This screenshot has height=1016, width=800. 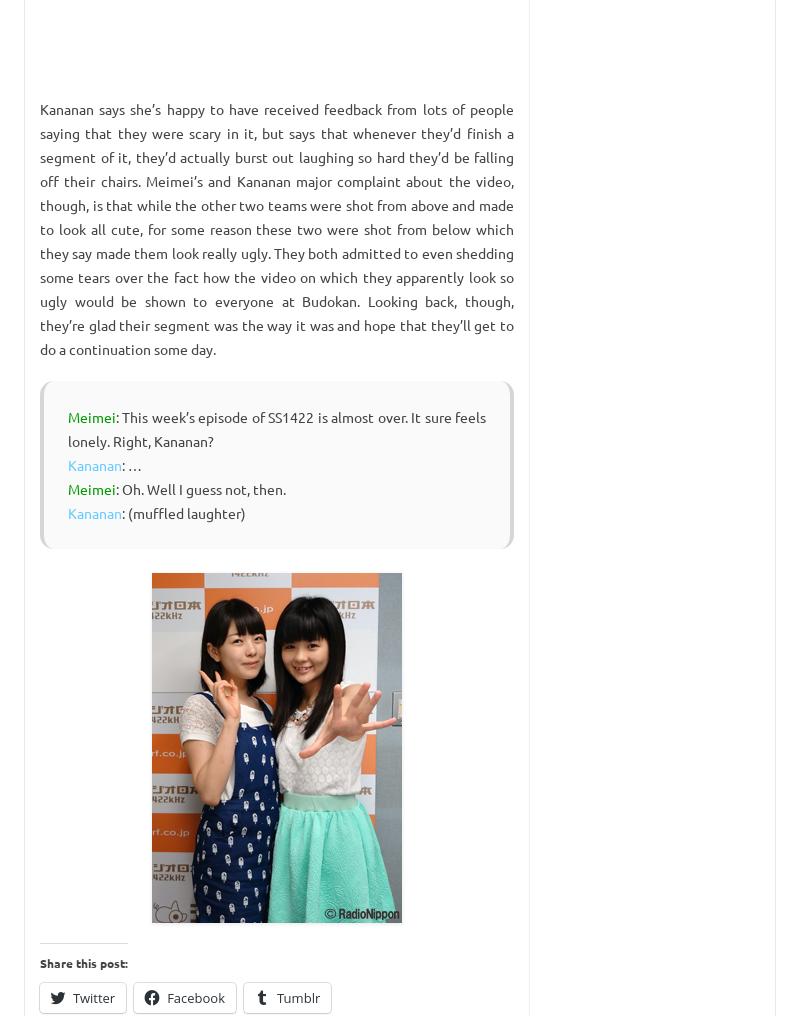 What do you see at coordinates (131, 465) in the screenshot?
I see `': …'` at bounding box center [131, 465].